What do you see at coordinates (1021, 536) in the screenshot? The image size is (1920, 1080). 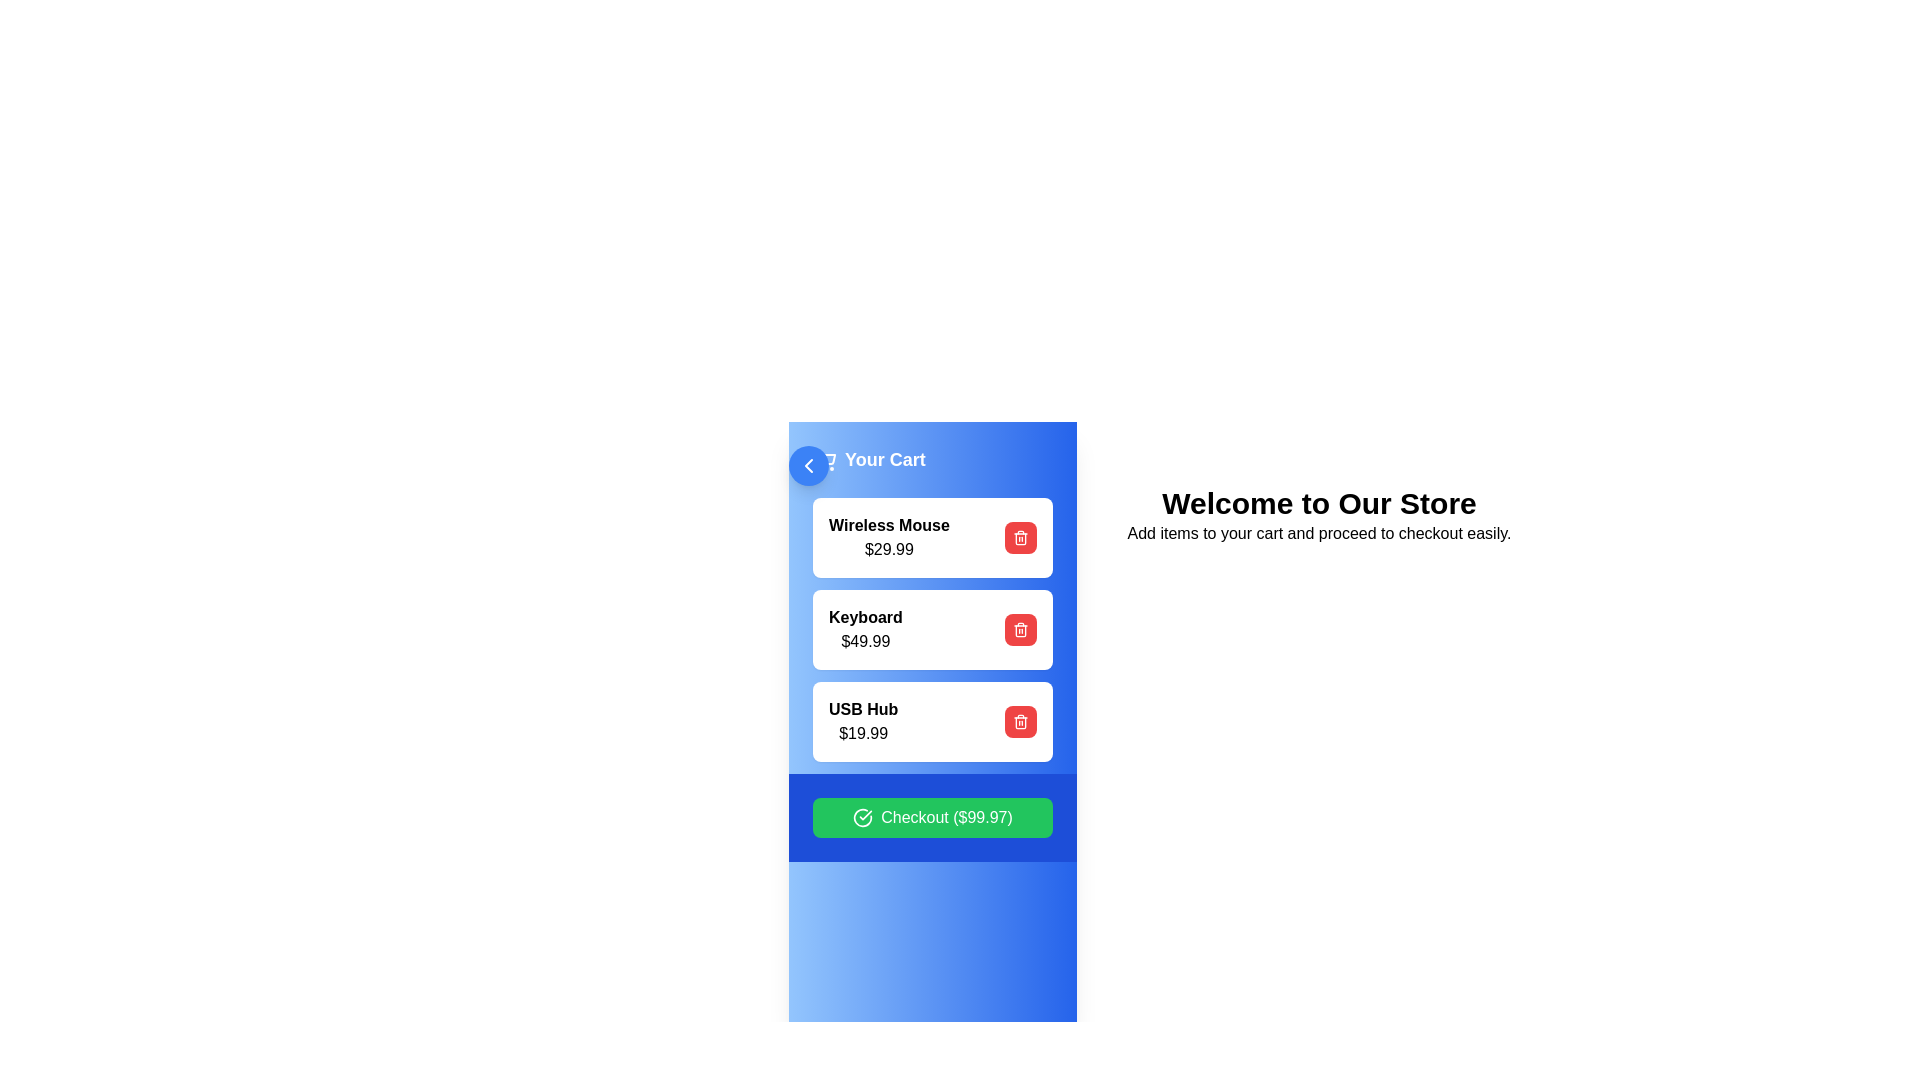 I see `the delete button located on the right side of the 'Wireless Mouse $29.99' item in the cart list to trigger a visual response` at bounding box center [1021, 536].